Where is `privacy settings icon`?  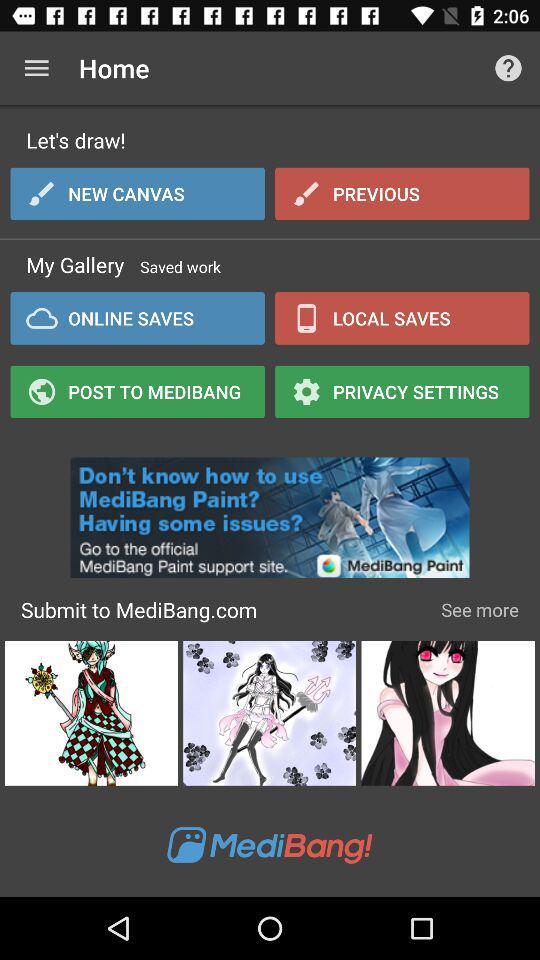
privacy settings icon is located at coordinates (402, 390).